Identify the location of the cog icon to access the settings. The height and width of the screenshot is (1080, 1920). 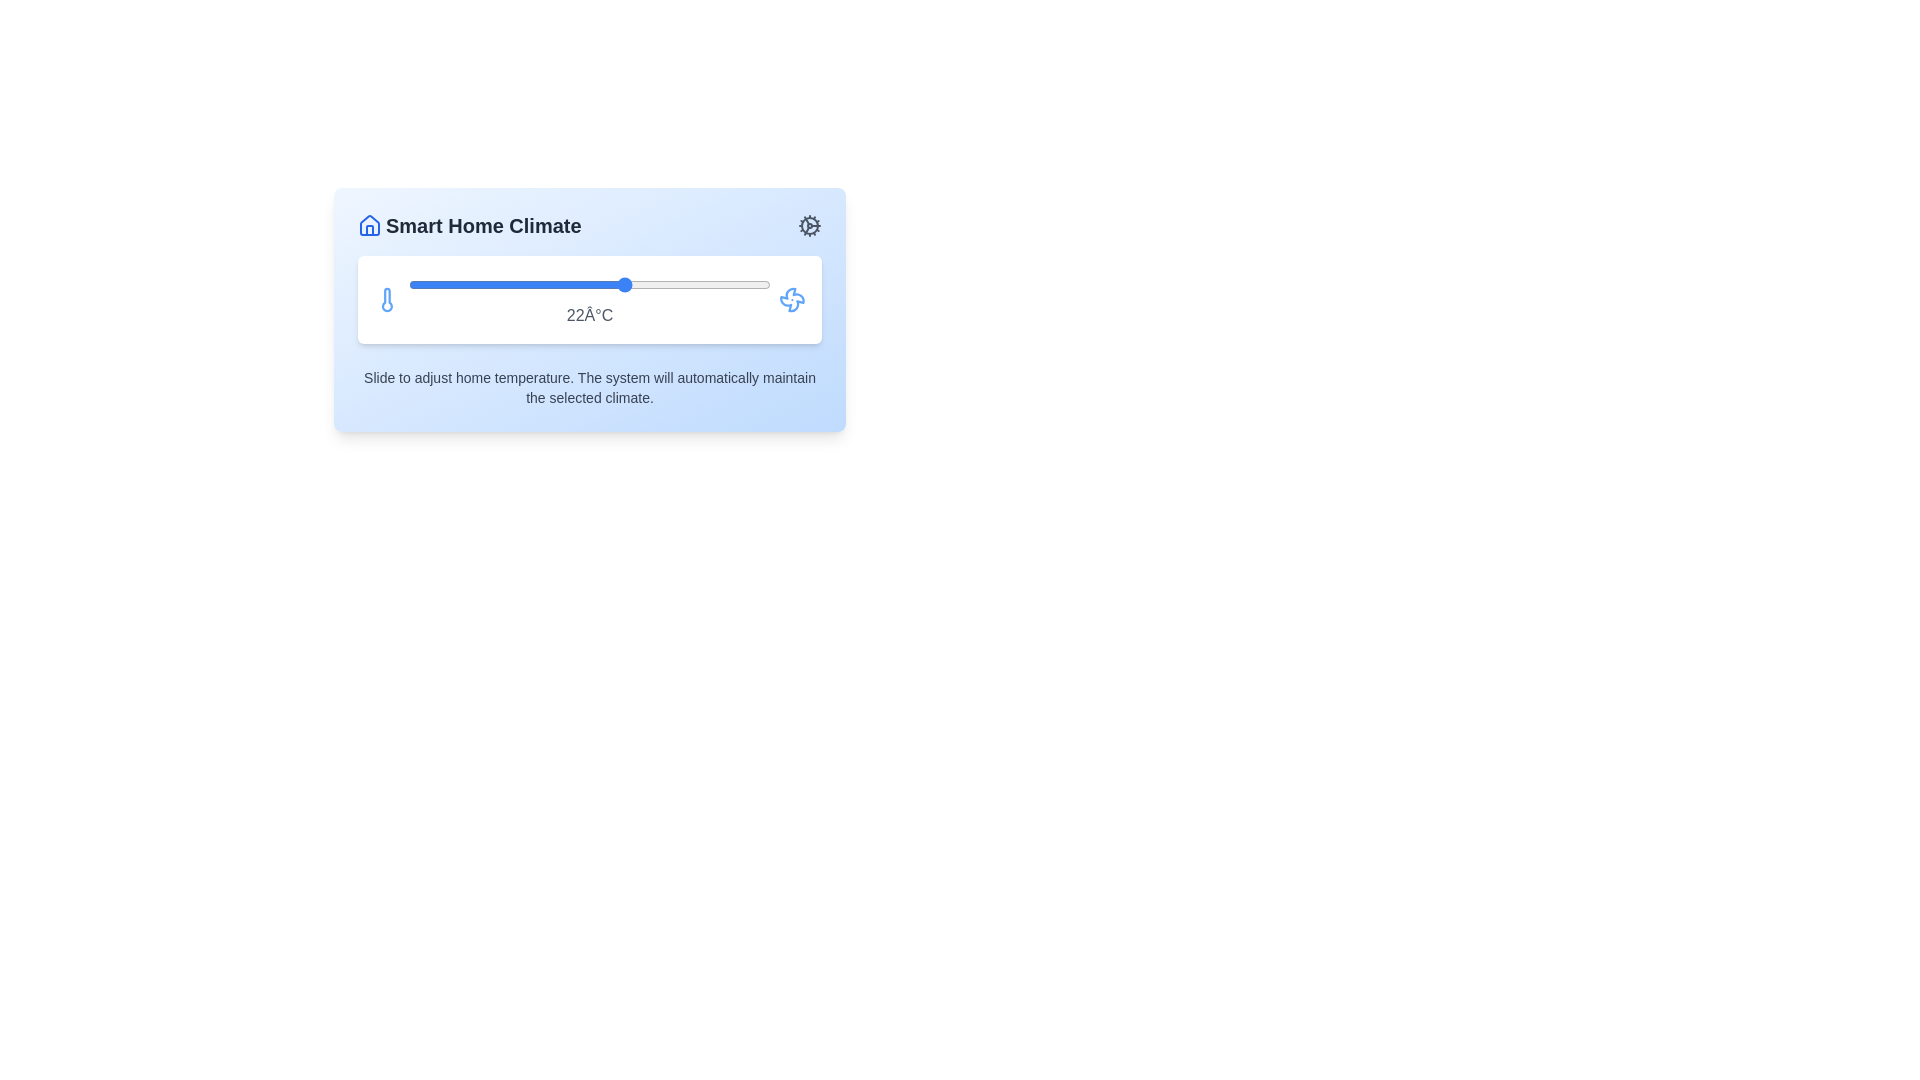
(810, 225).